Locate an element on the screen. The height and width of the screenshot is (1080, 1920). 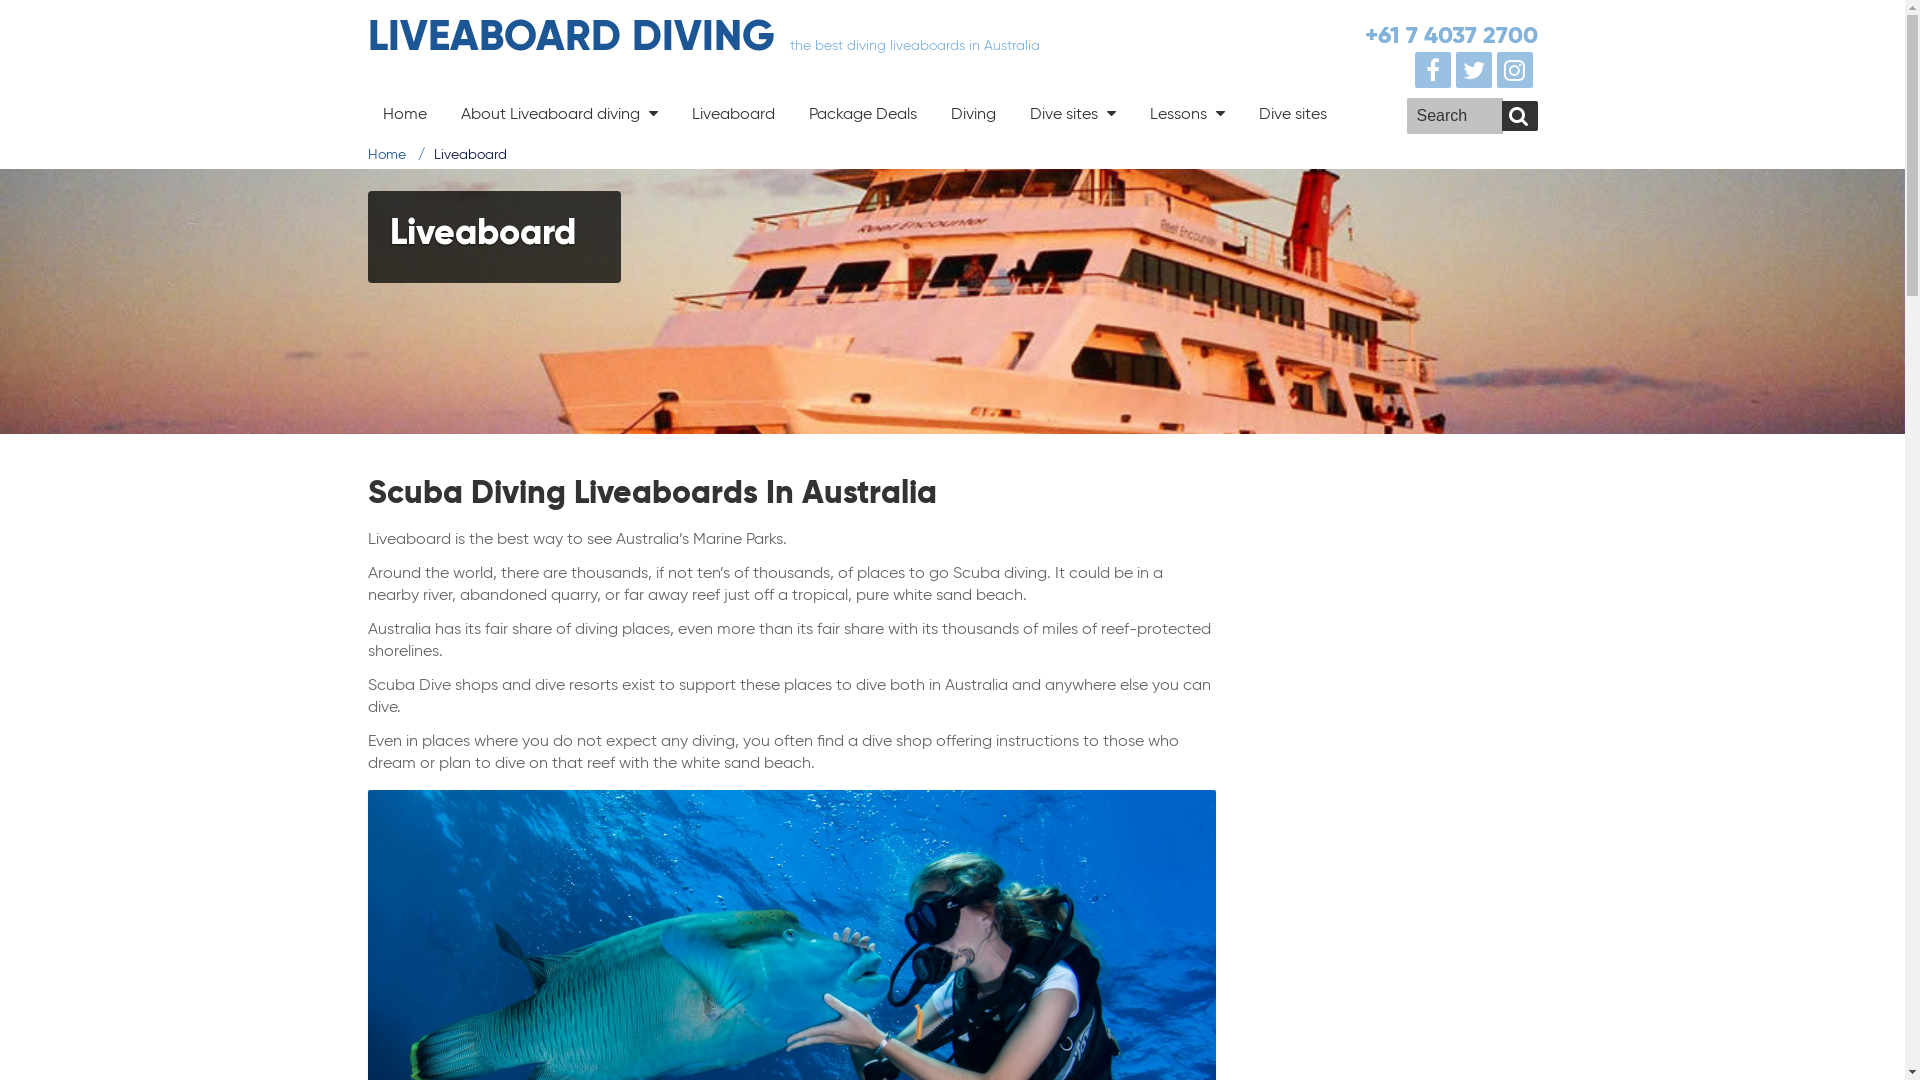
'Diving' is located at coordinates (973, 114).